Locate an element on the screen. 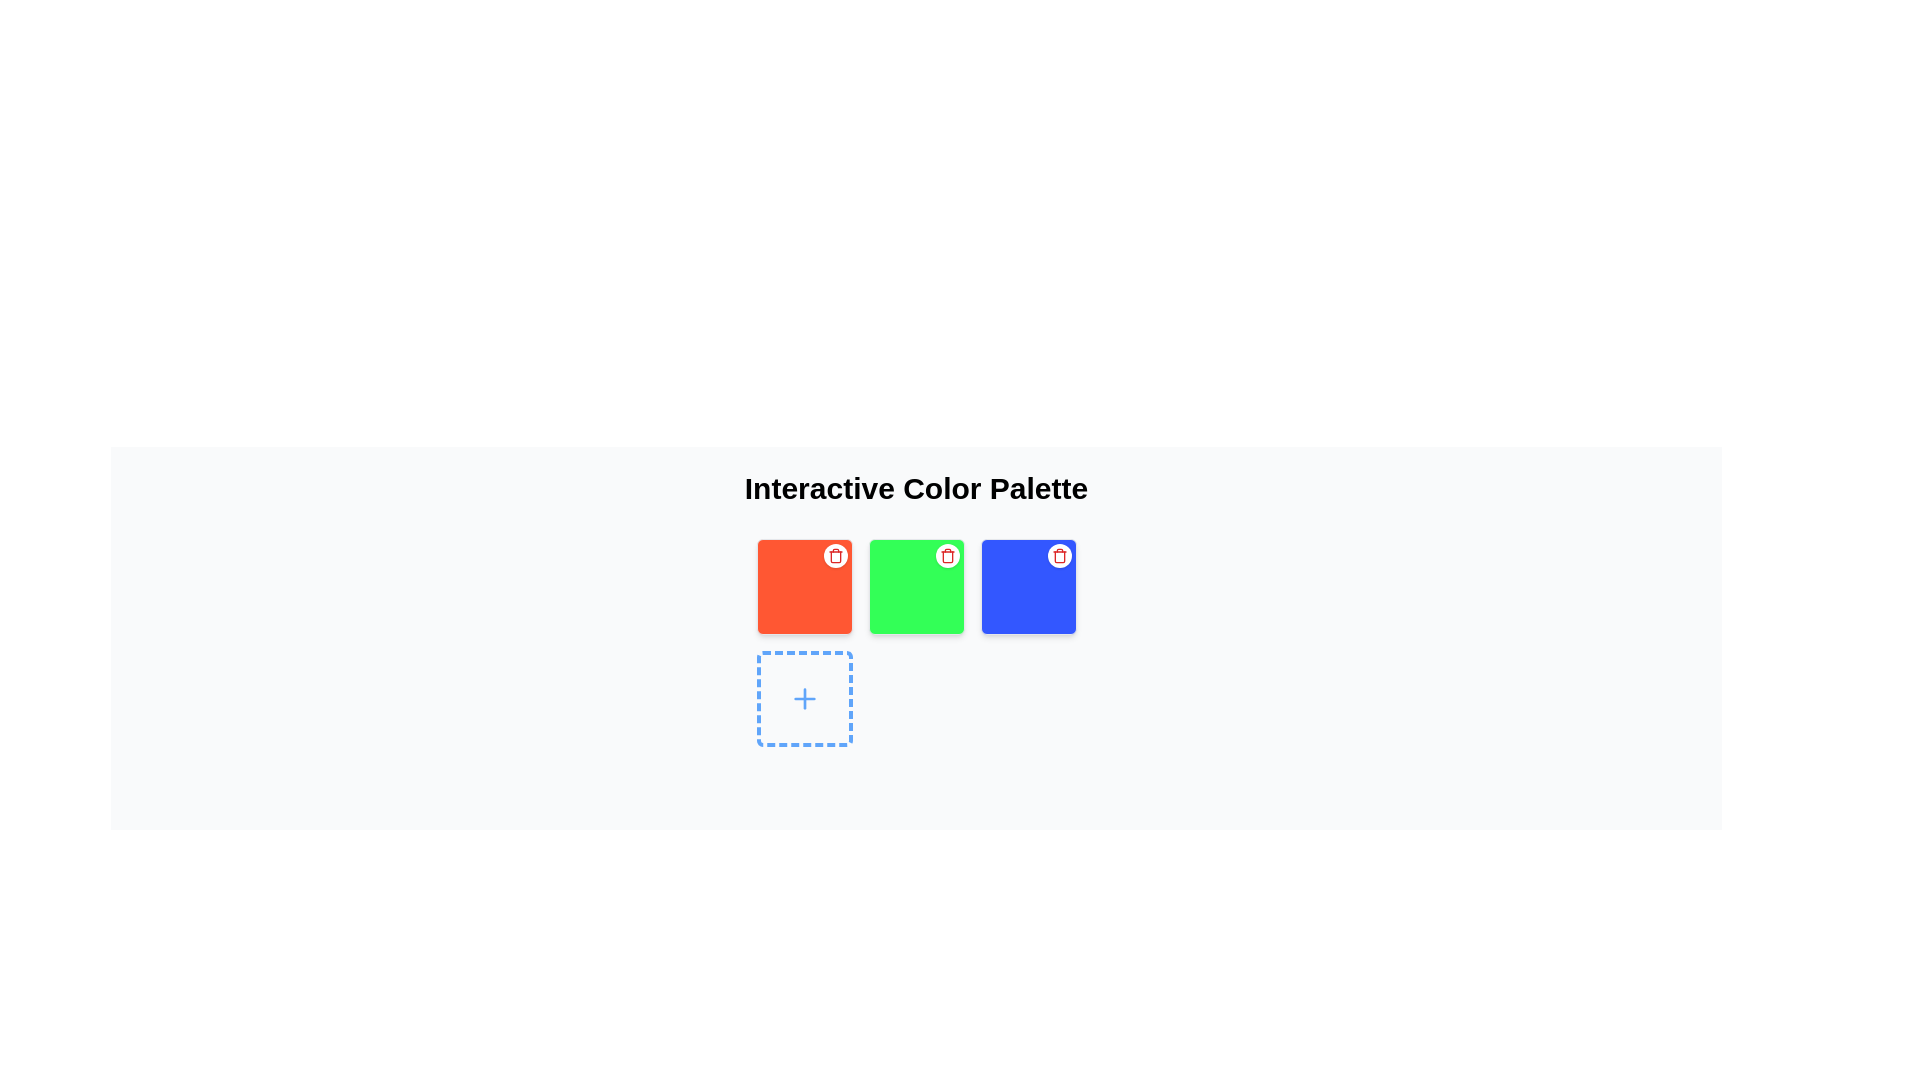  the delete button located at the top-right corner of the red square box is located at coordinates (835, 555).